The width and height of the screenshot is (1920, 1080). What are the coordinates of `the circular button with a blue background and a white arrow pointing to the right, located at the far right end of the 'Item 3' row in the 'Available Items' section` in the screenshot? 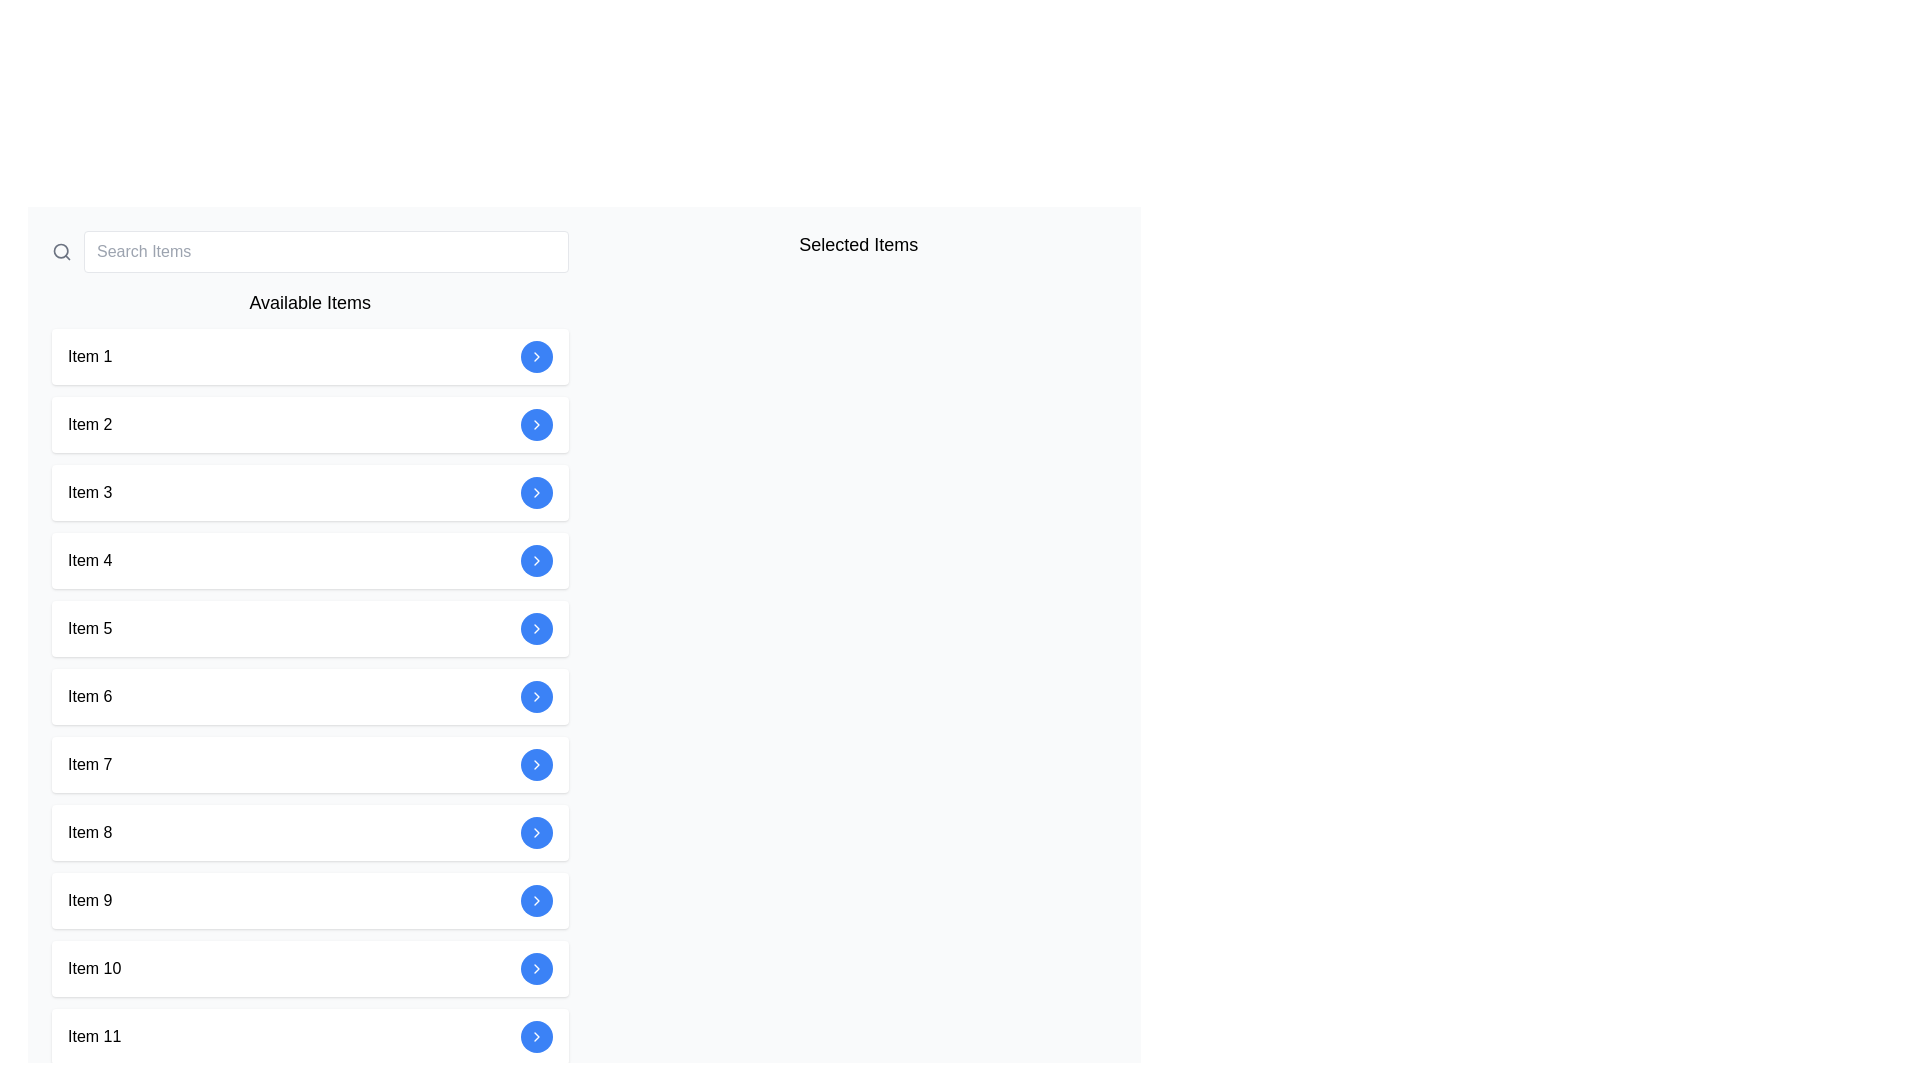 It's located at (536, 493).